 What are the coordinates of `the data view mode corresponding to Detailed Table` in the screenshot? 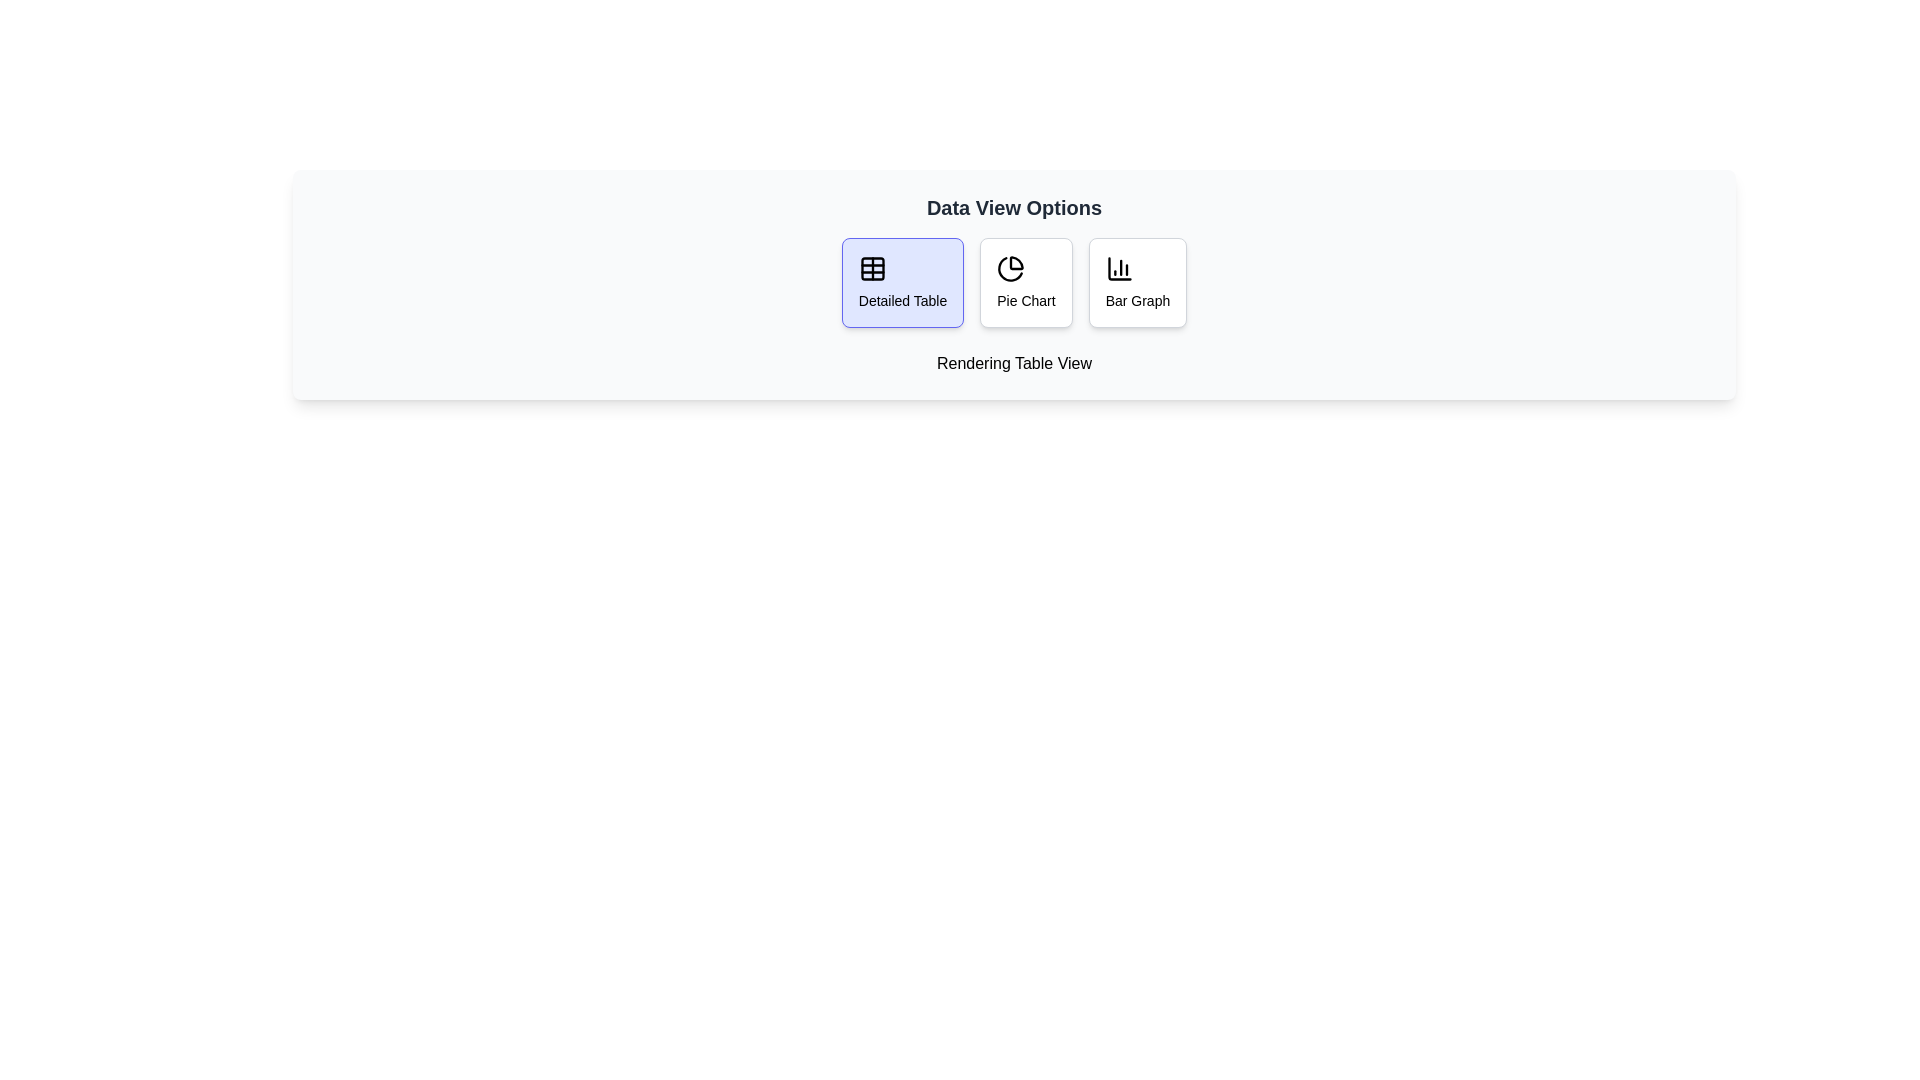 It's located at (901, 282).